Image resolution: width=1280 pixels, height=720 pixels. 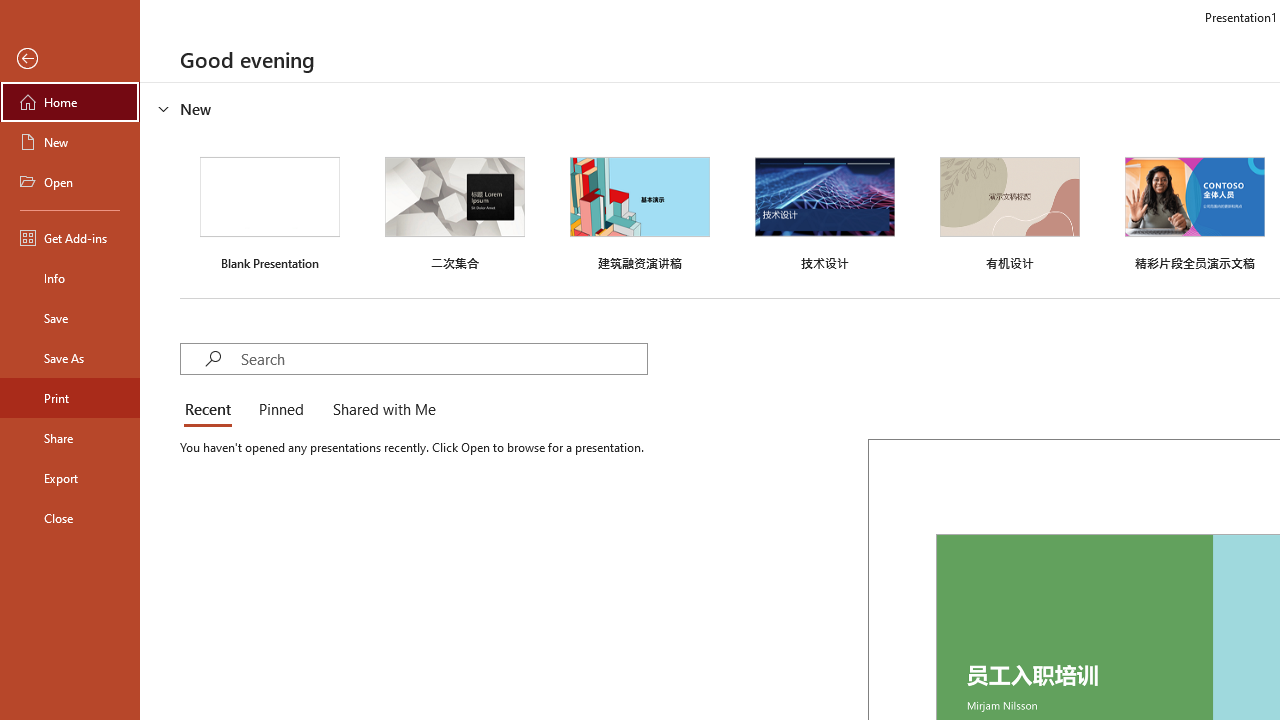 I want to click on 'Search', so click(x=442, y=357).